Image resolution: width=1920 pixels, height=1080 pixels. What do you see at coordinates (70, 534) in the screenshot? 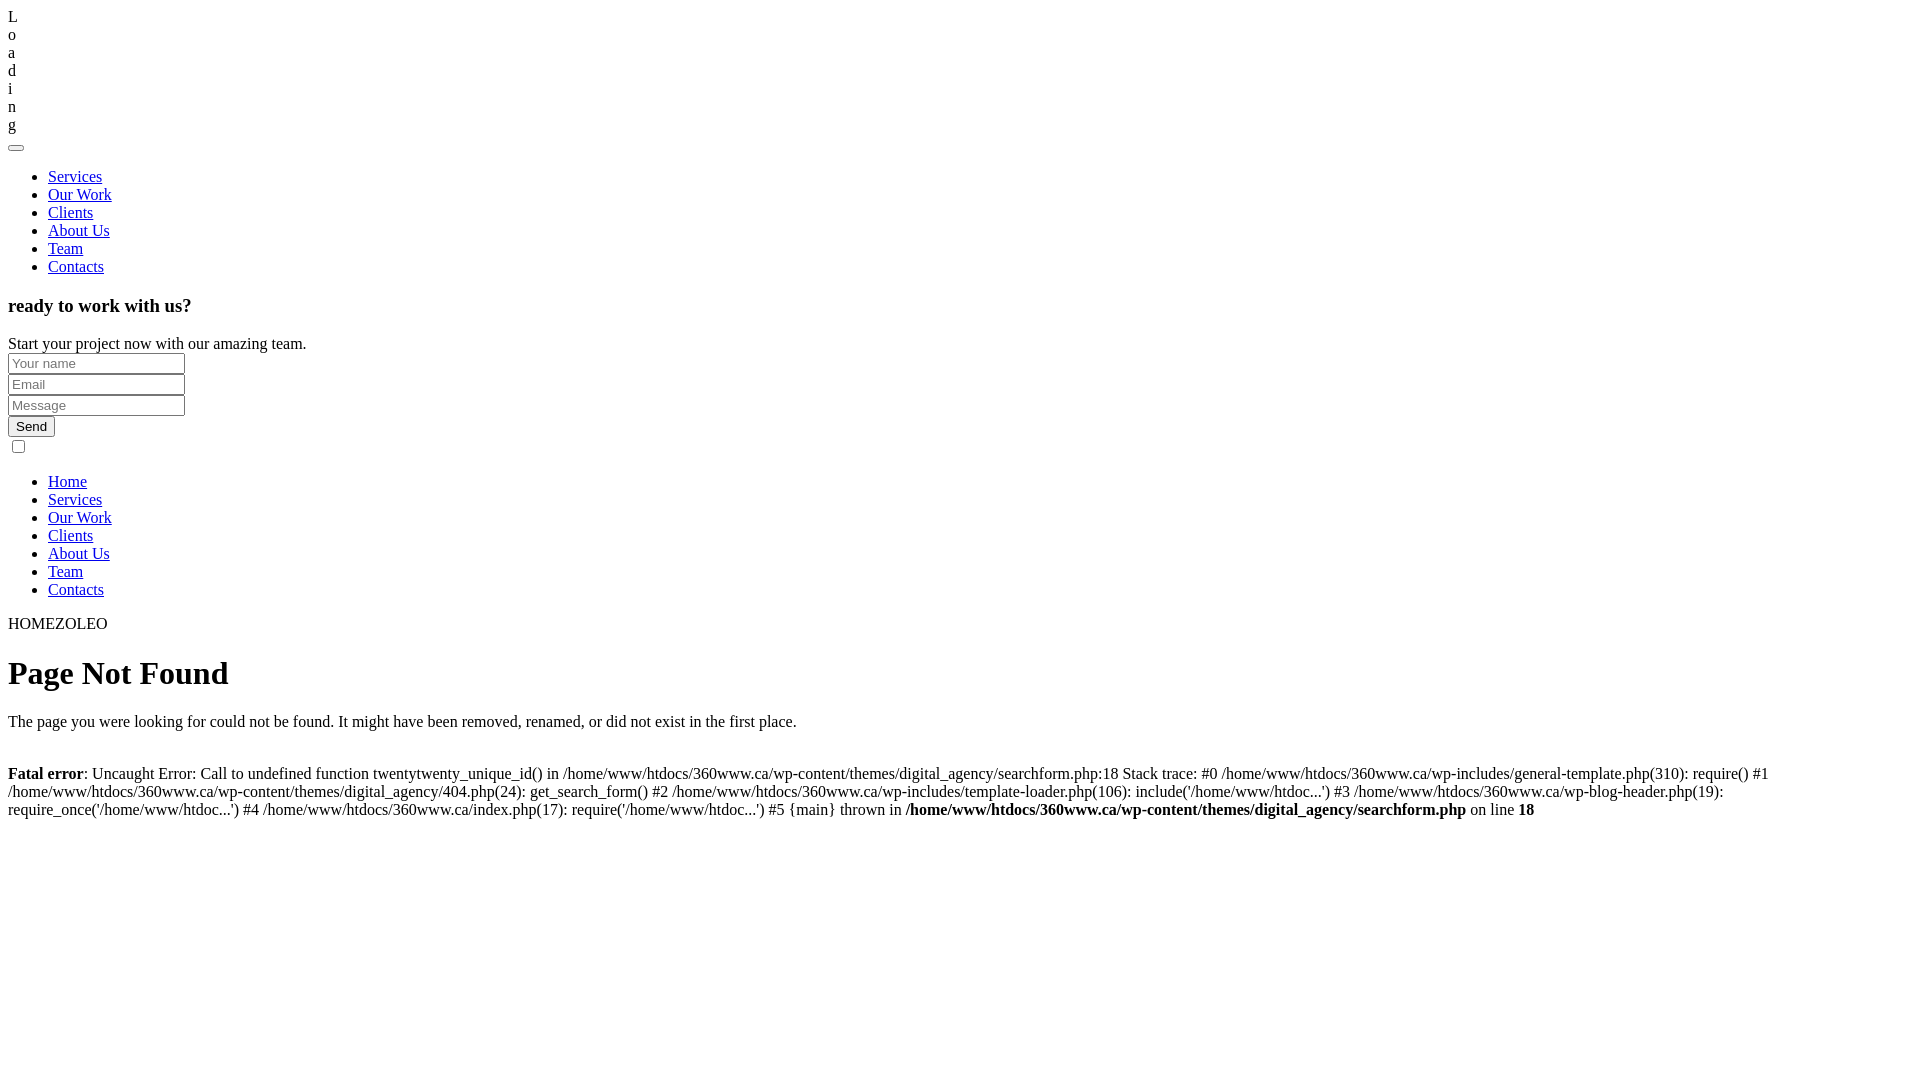
I see `'Clients'` at bounding box center [70, 534].